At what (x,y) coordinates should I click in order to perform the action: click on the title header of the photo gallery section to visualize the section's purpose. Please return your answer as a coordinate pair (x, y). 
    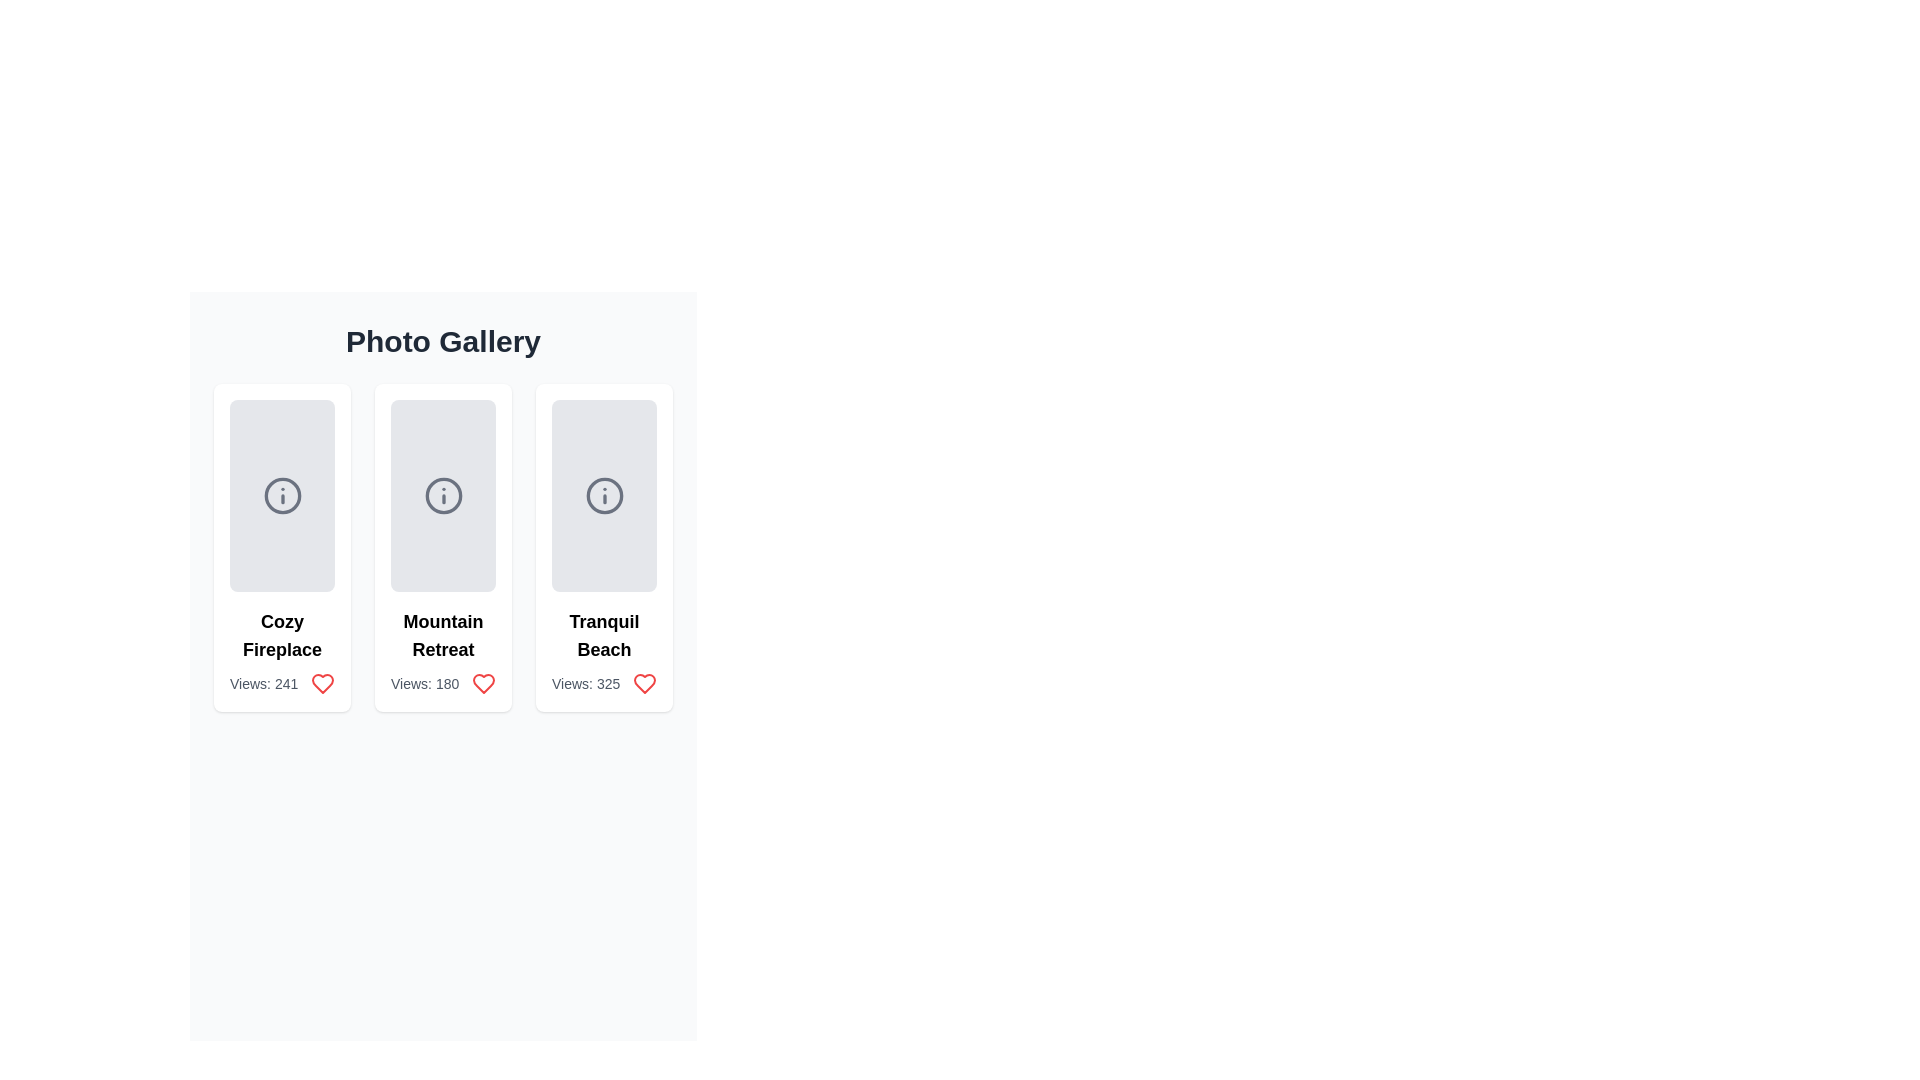
    Looking at the image, I should click on (442, 341).